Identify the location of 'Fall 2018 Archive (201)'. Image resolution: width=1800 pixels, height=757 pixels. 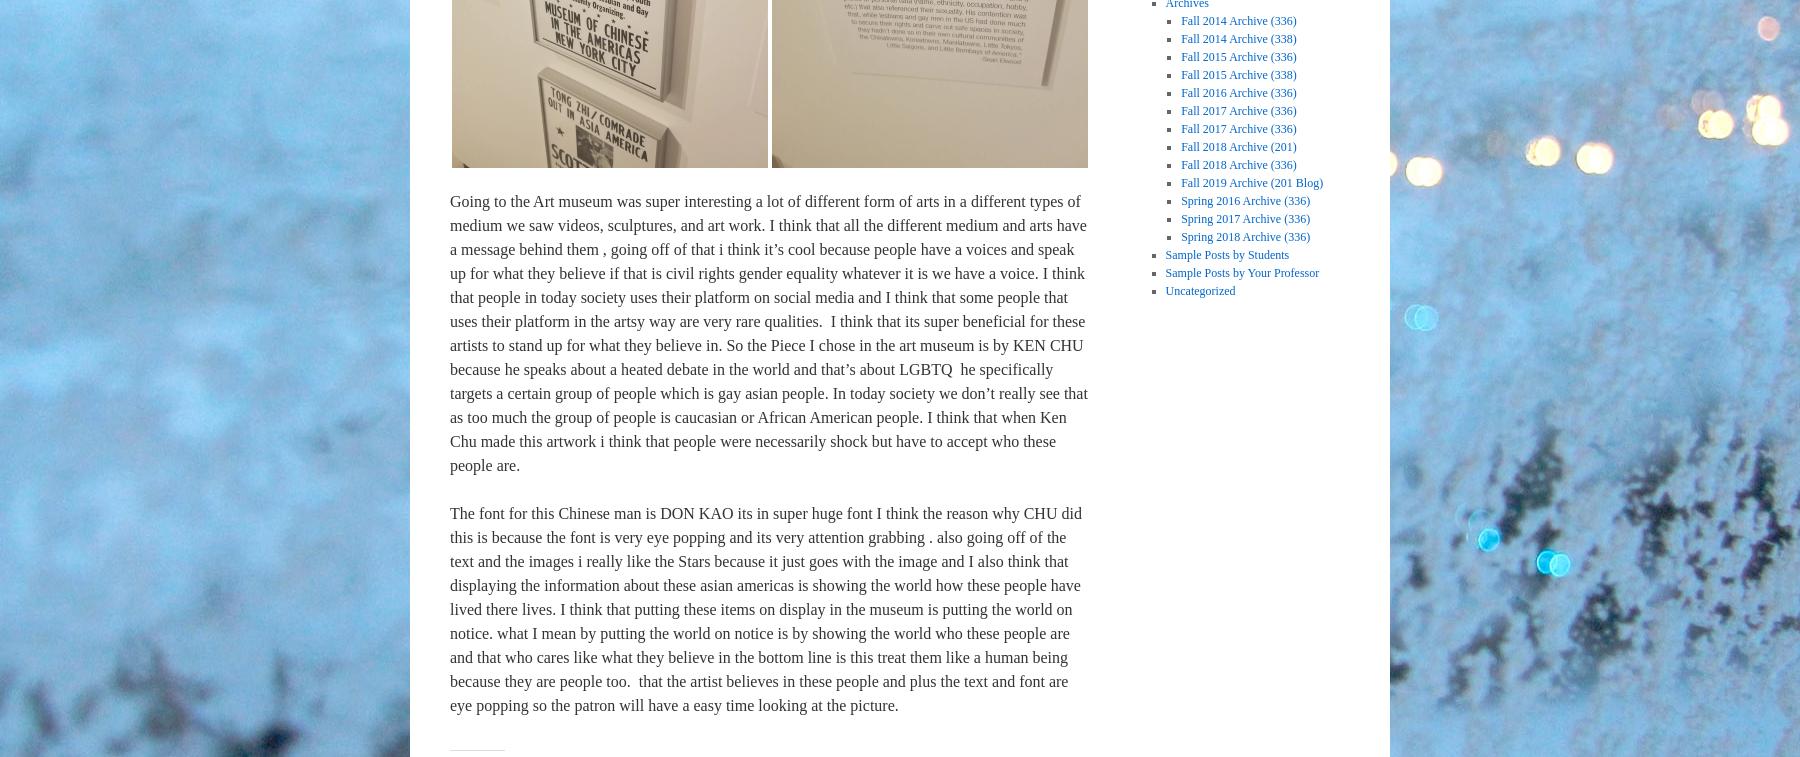
(1238, 146).